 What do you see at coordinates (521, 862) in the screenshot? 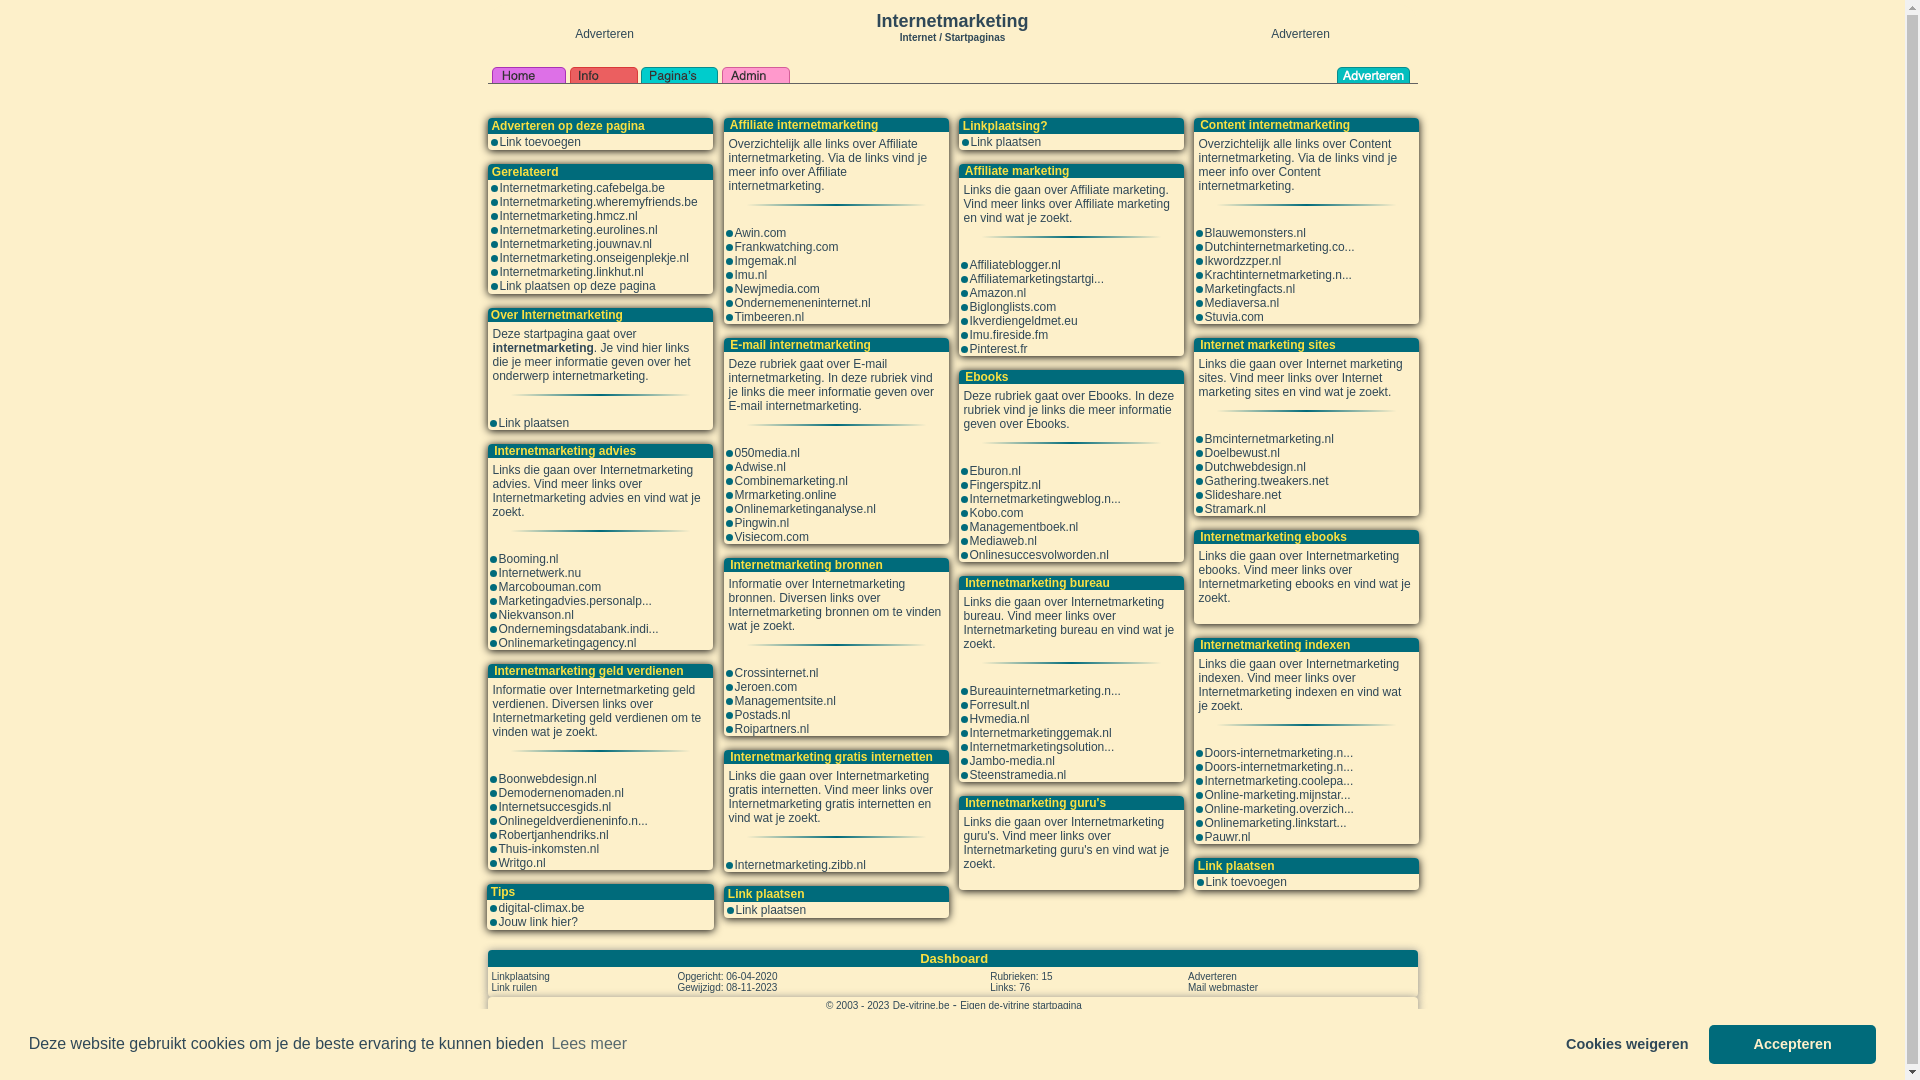
I see `'Writgo.nl'` at bounding box center [521, 862].